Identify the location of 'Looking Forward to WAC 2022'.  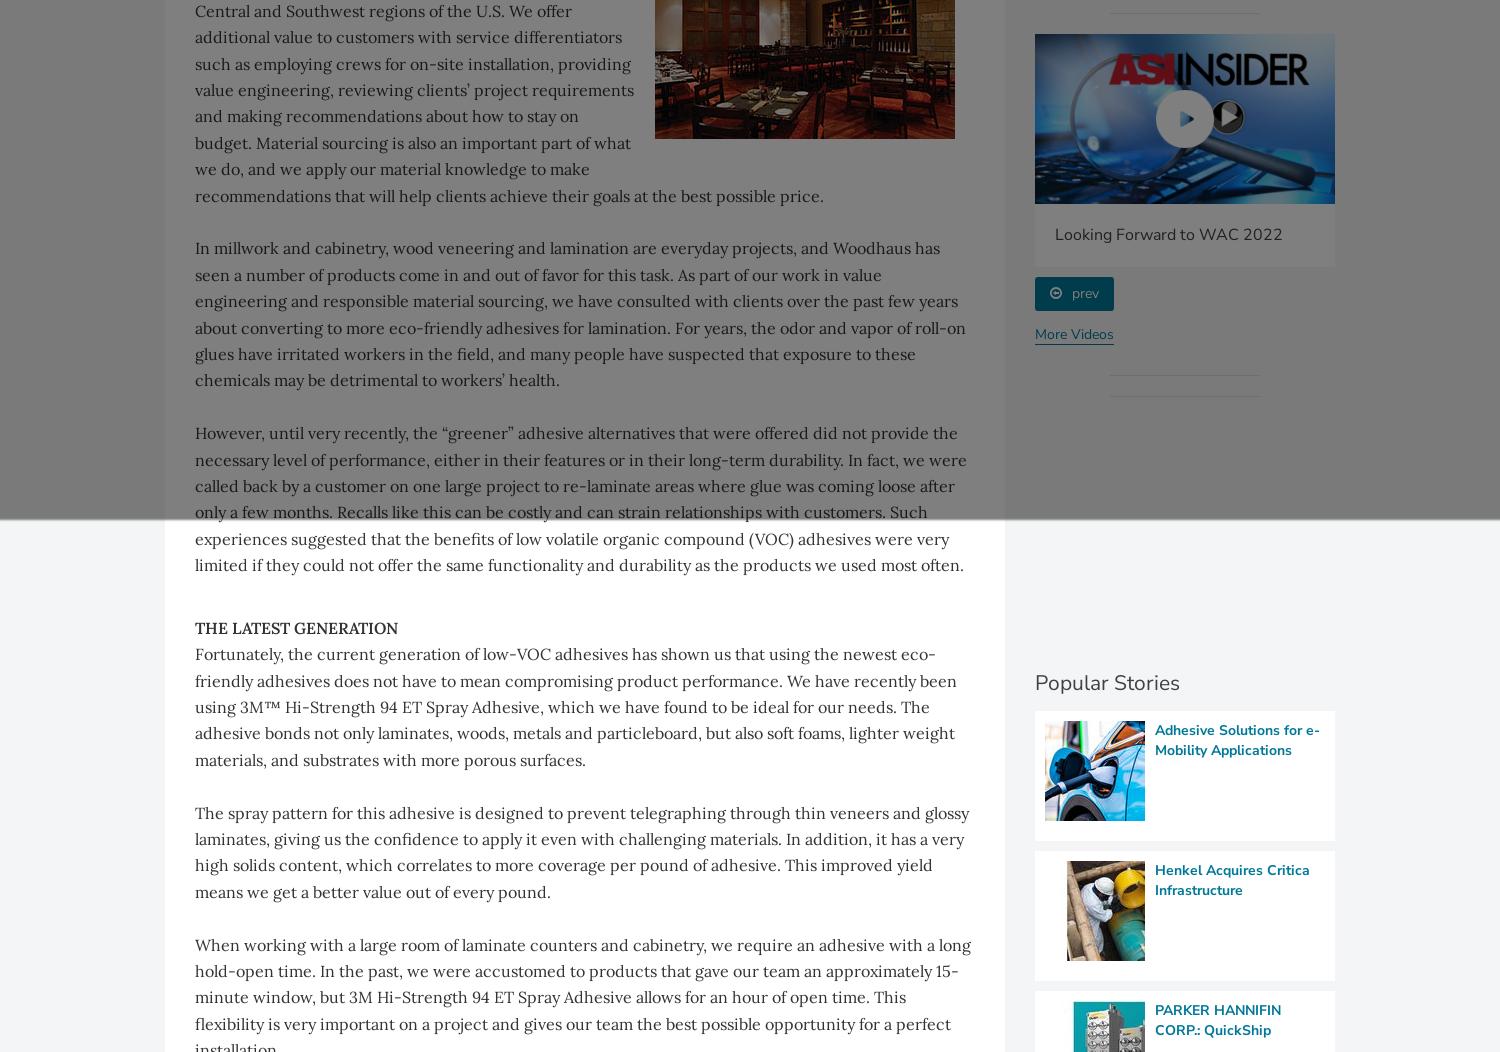
(1168, 232).